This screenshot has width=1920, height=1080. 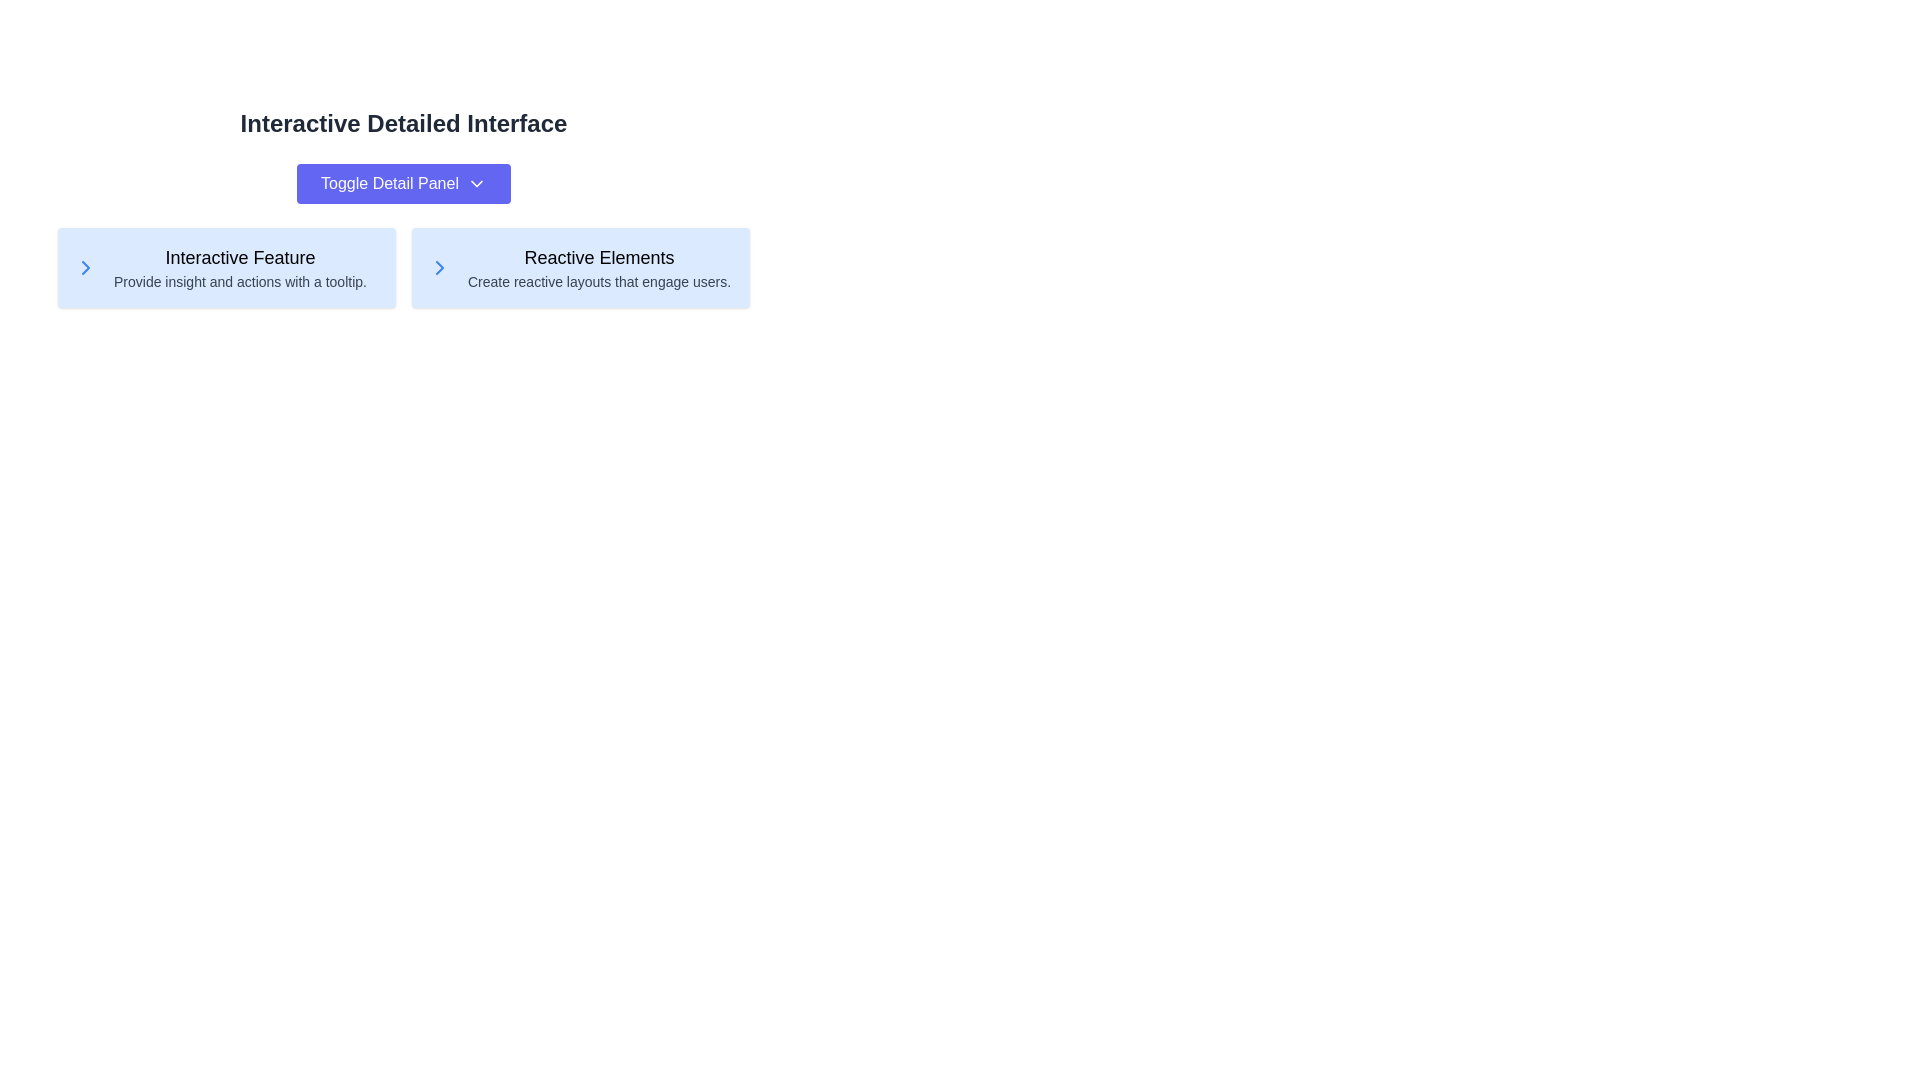 What do you see at coordinates (598, 281) in the screenshot?
I see `the text label providing a descriptive subtitle for the header 'Reactive Elements', located in the right column below the header` at bounding box center [598, 281].